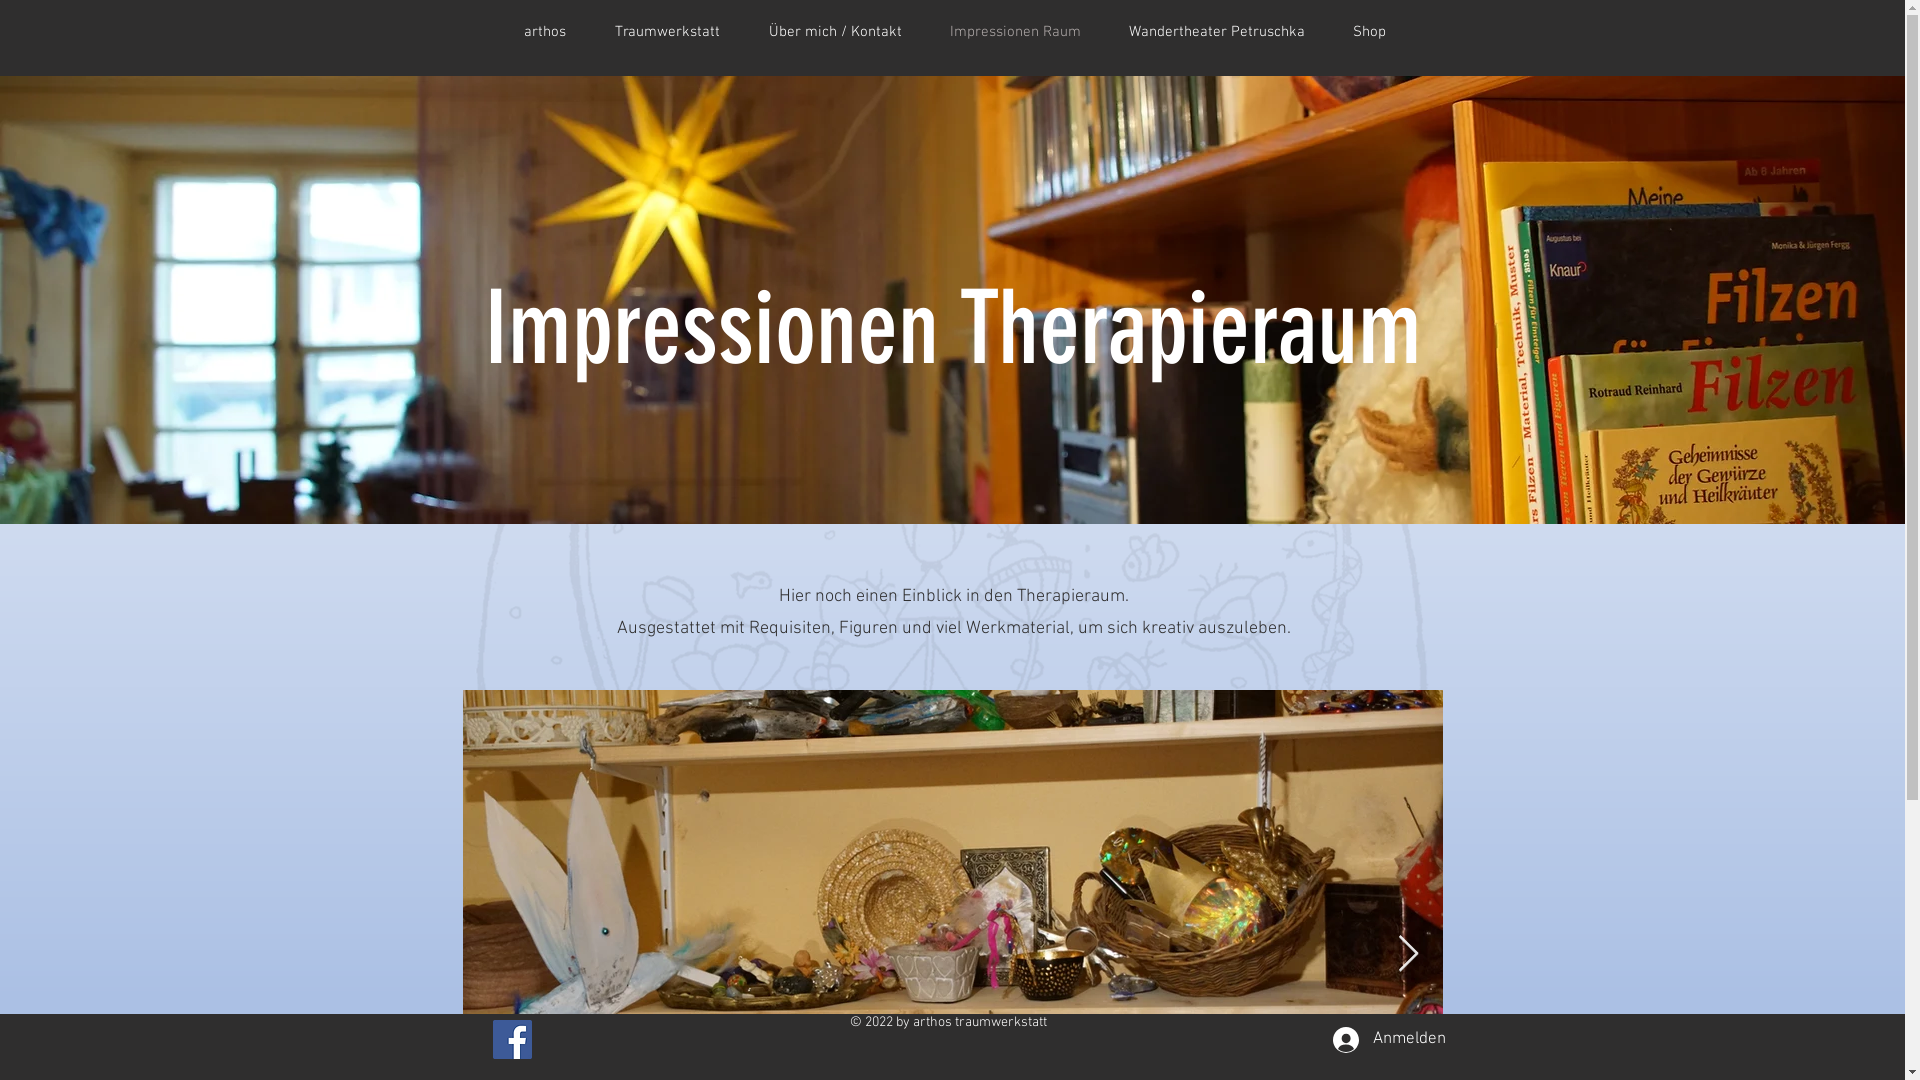 This screenshot has height=1080, width=1920. I want to click on 'Wandertheater Petruschka', so click(1103, 31).